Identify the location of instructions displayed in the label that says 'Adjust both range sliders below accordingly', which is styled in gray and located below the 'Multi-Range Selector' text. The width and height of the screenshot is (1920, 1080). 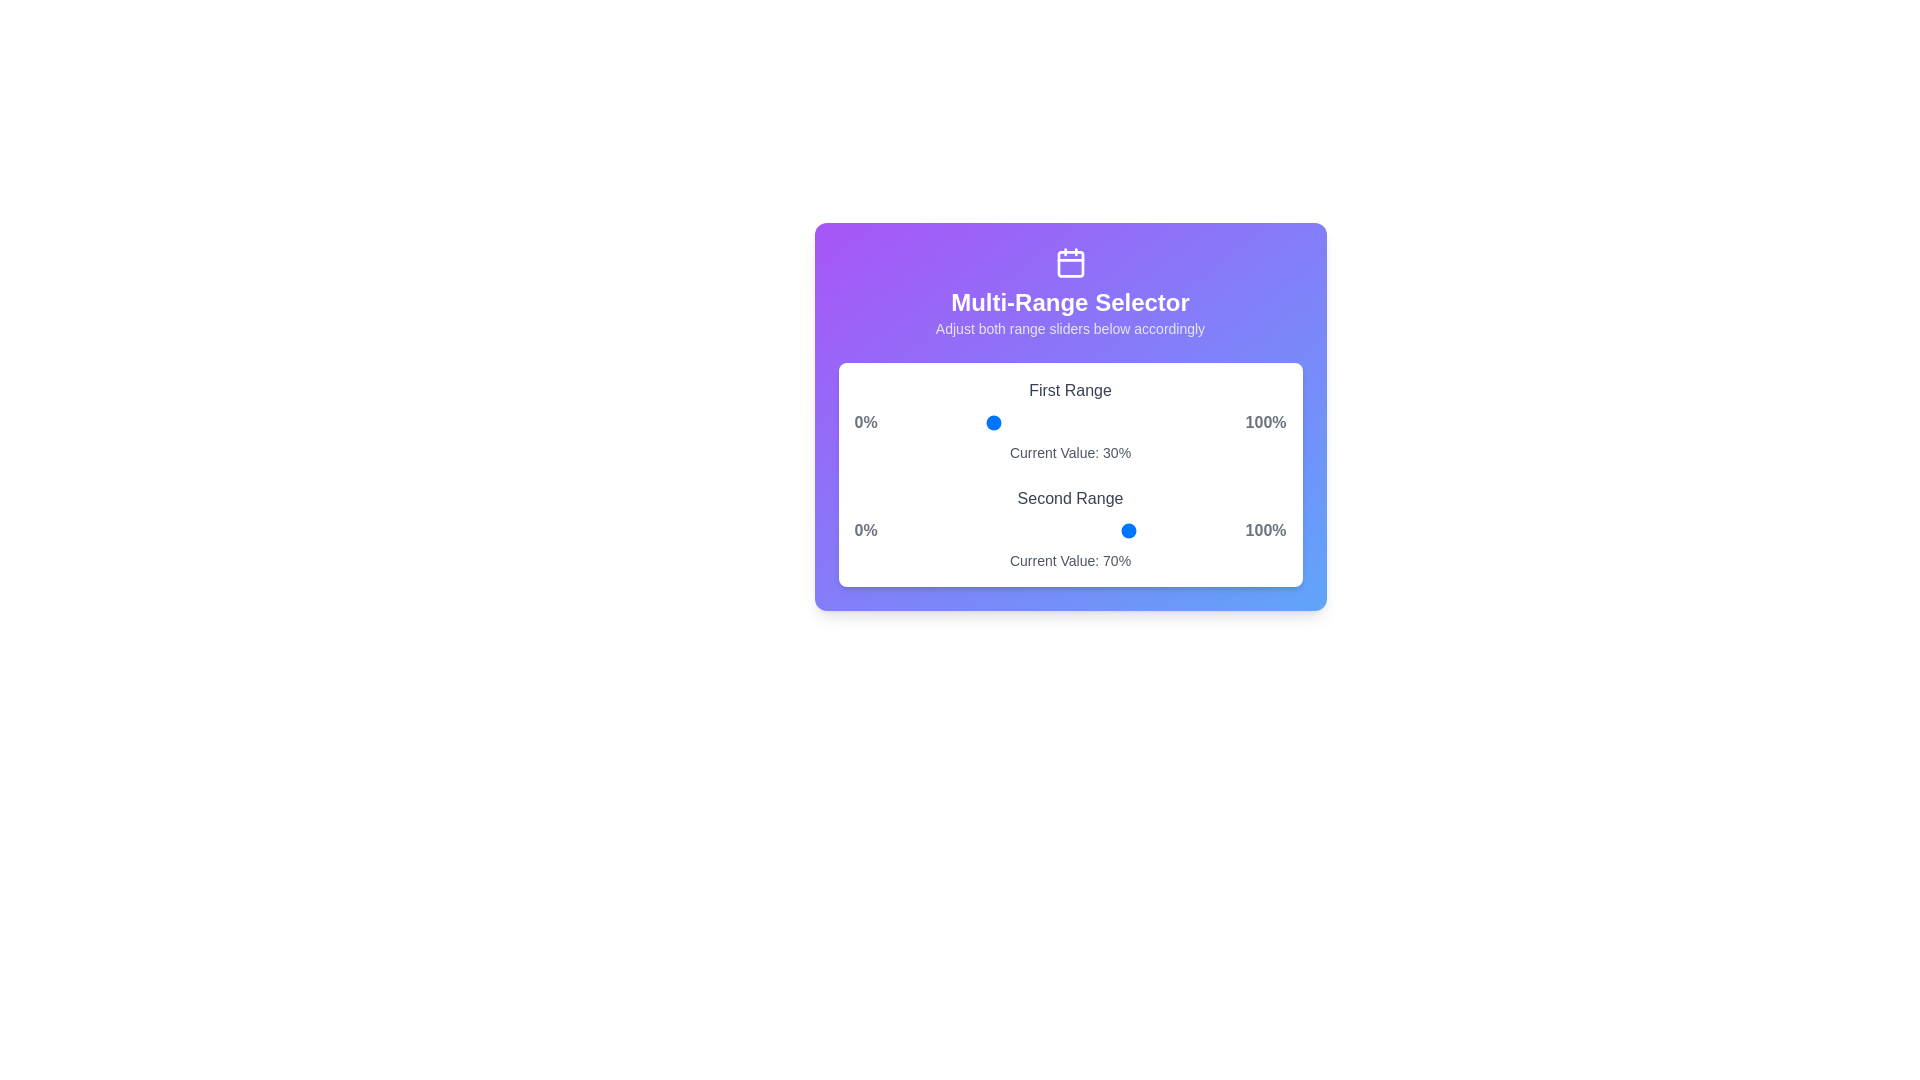
(1069, 327).